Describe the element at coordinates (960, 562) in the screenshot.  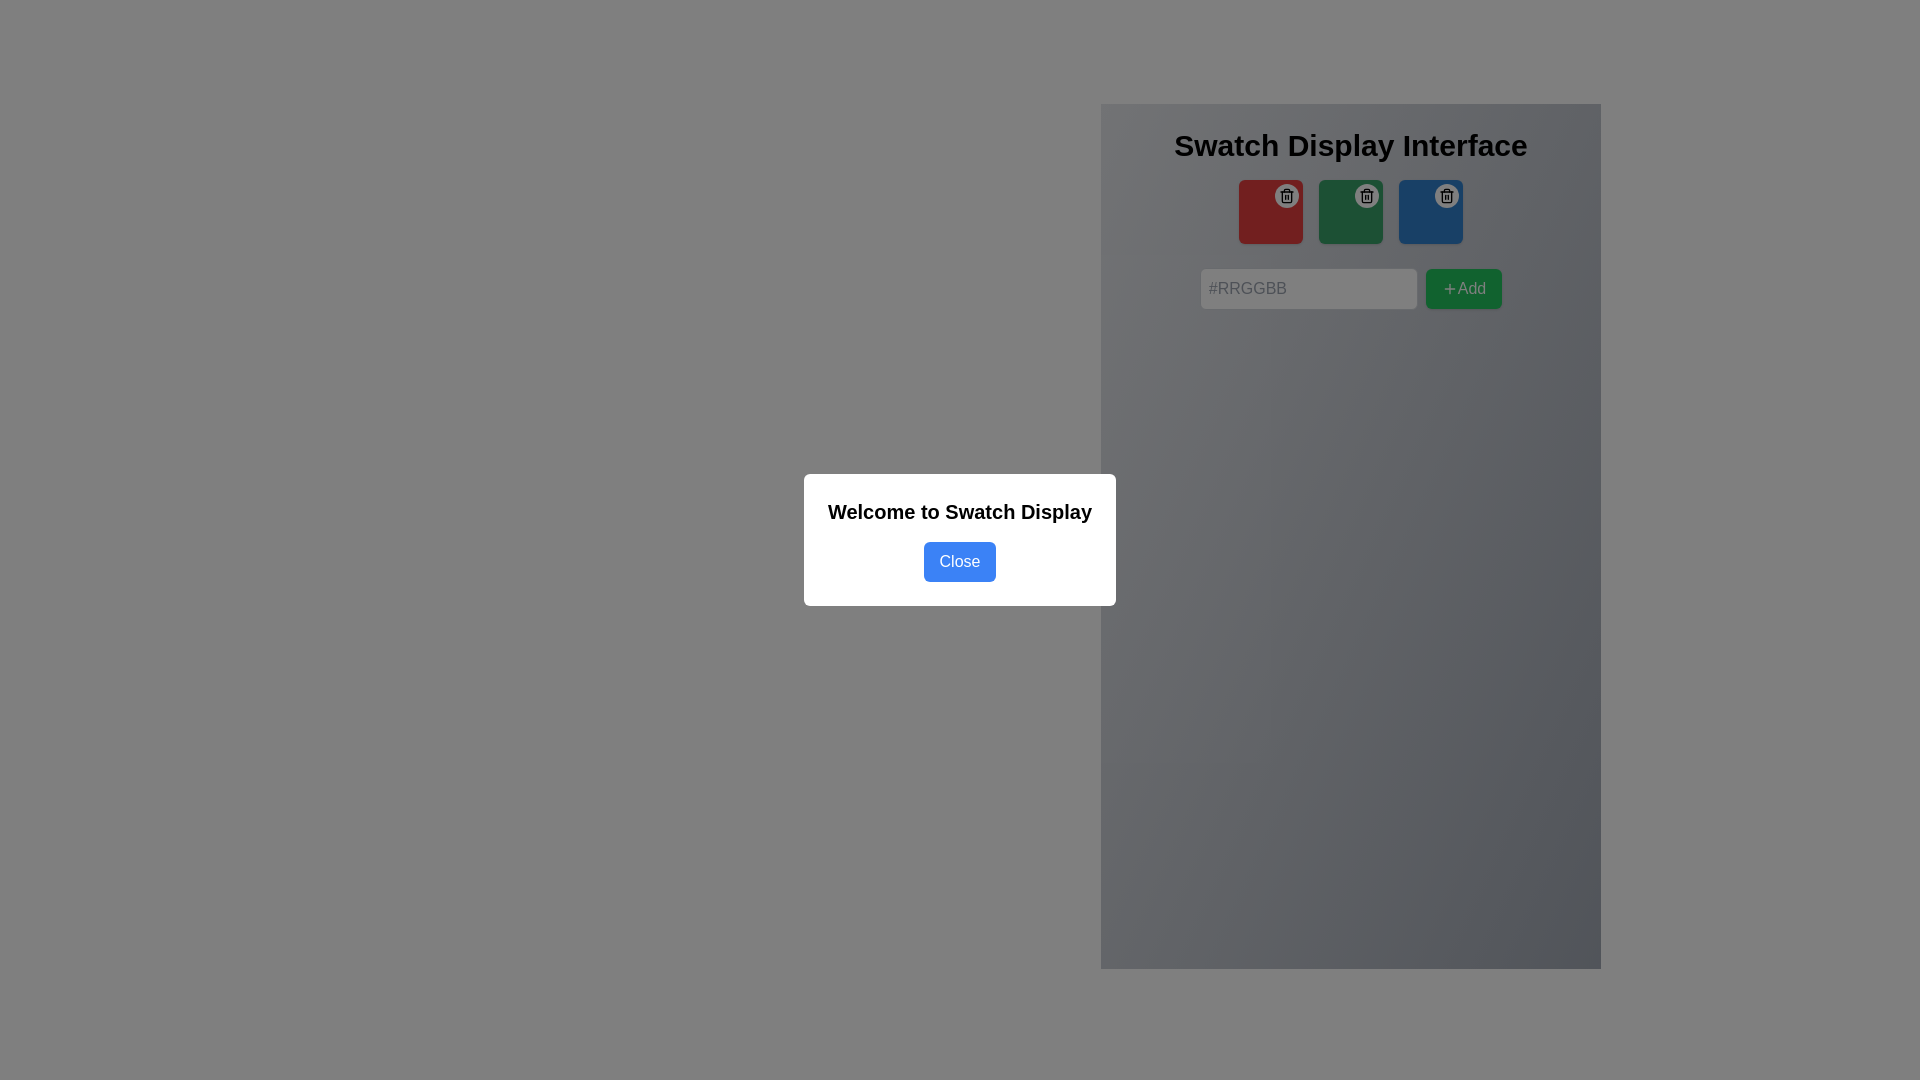
I see `the 'Close' button located within the modal that allows users` at that location.